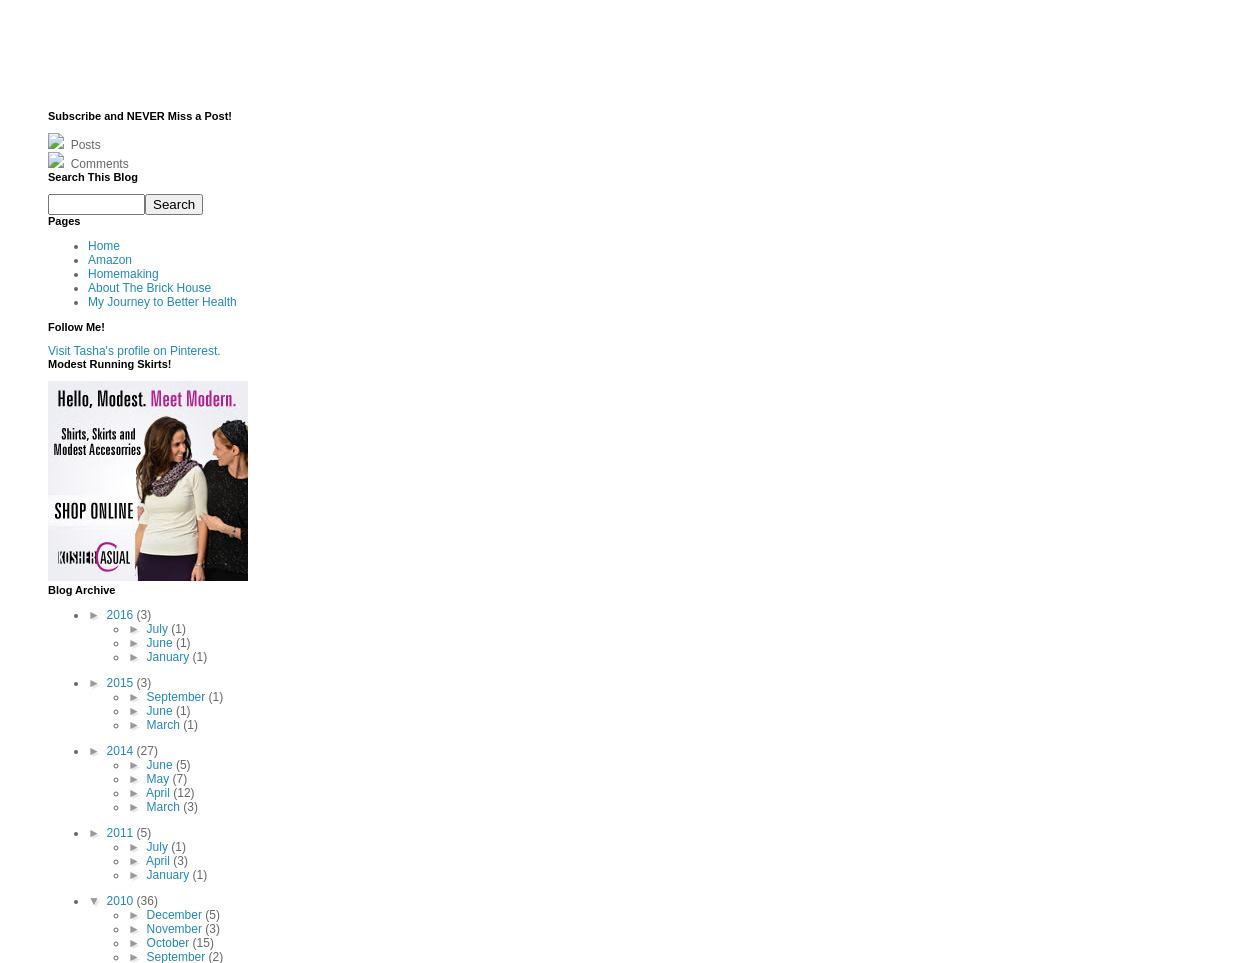 This screenshot has width=1248, height=963. I want to click on '2014', so click(121, 749).